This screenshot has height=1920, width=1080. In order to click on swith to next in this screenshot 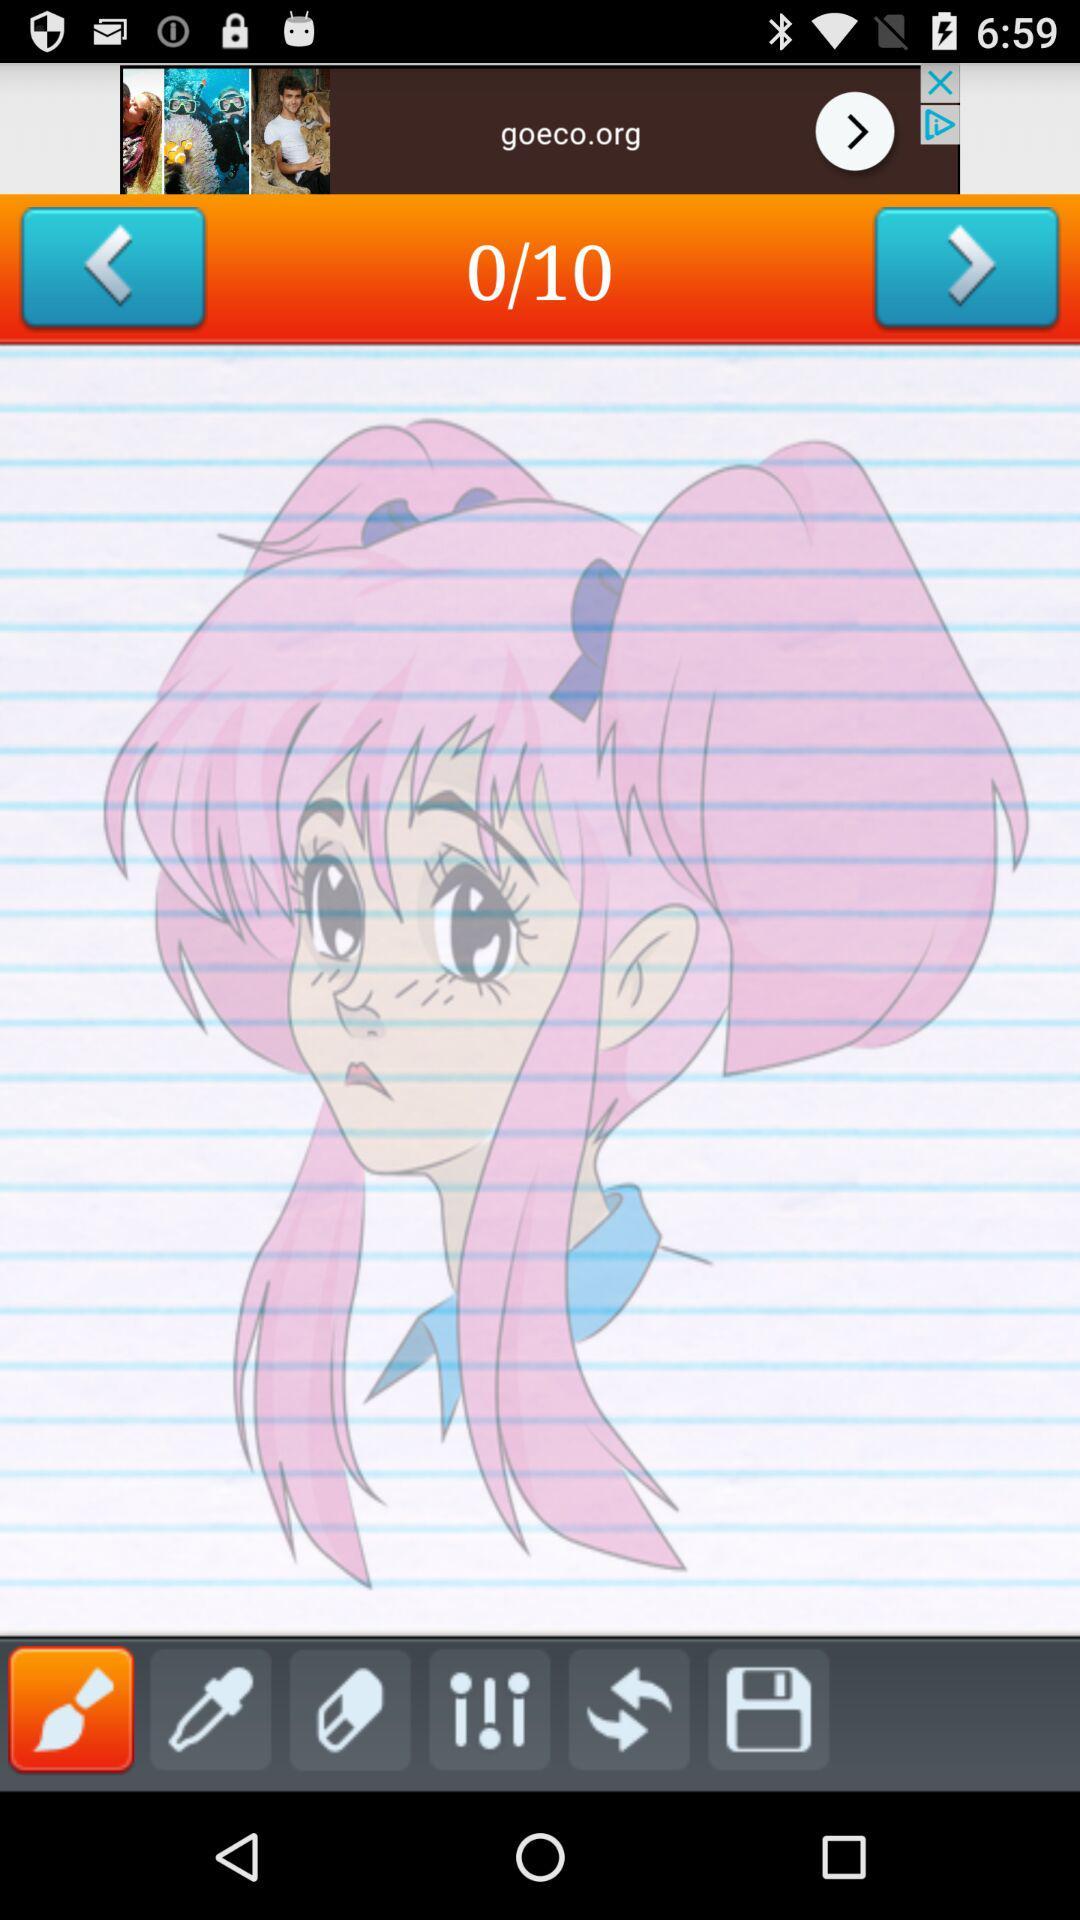, I will do `click(965, 268)`.